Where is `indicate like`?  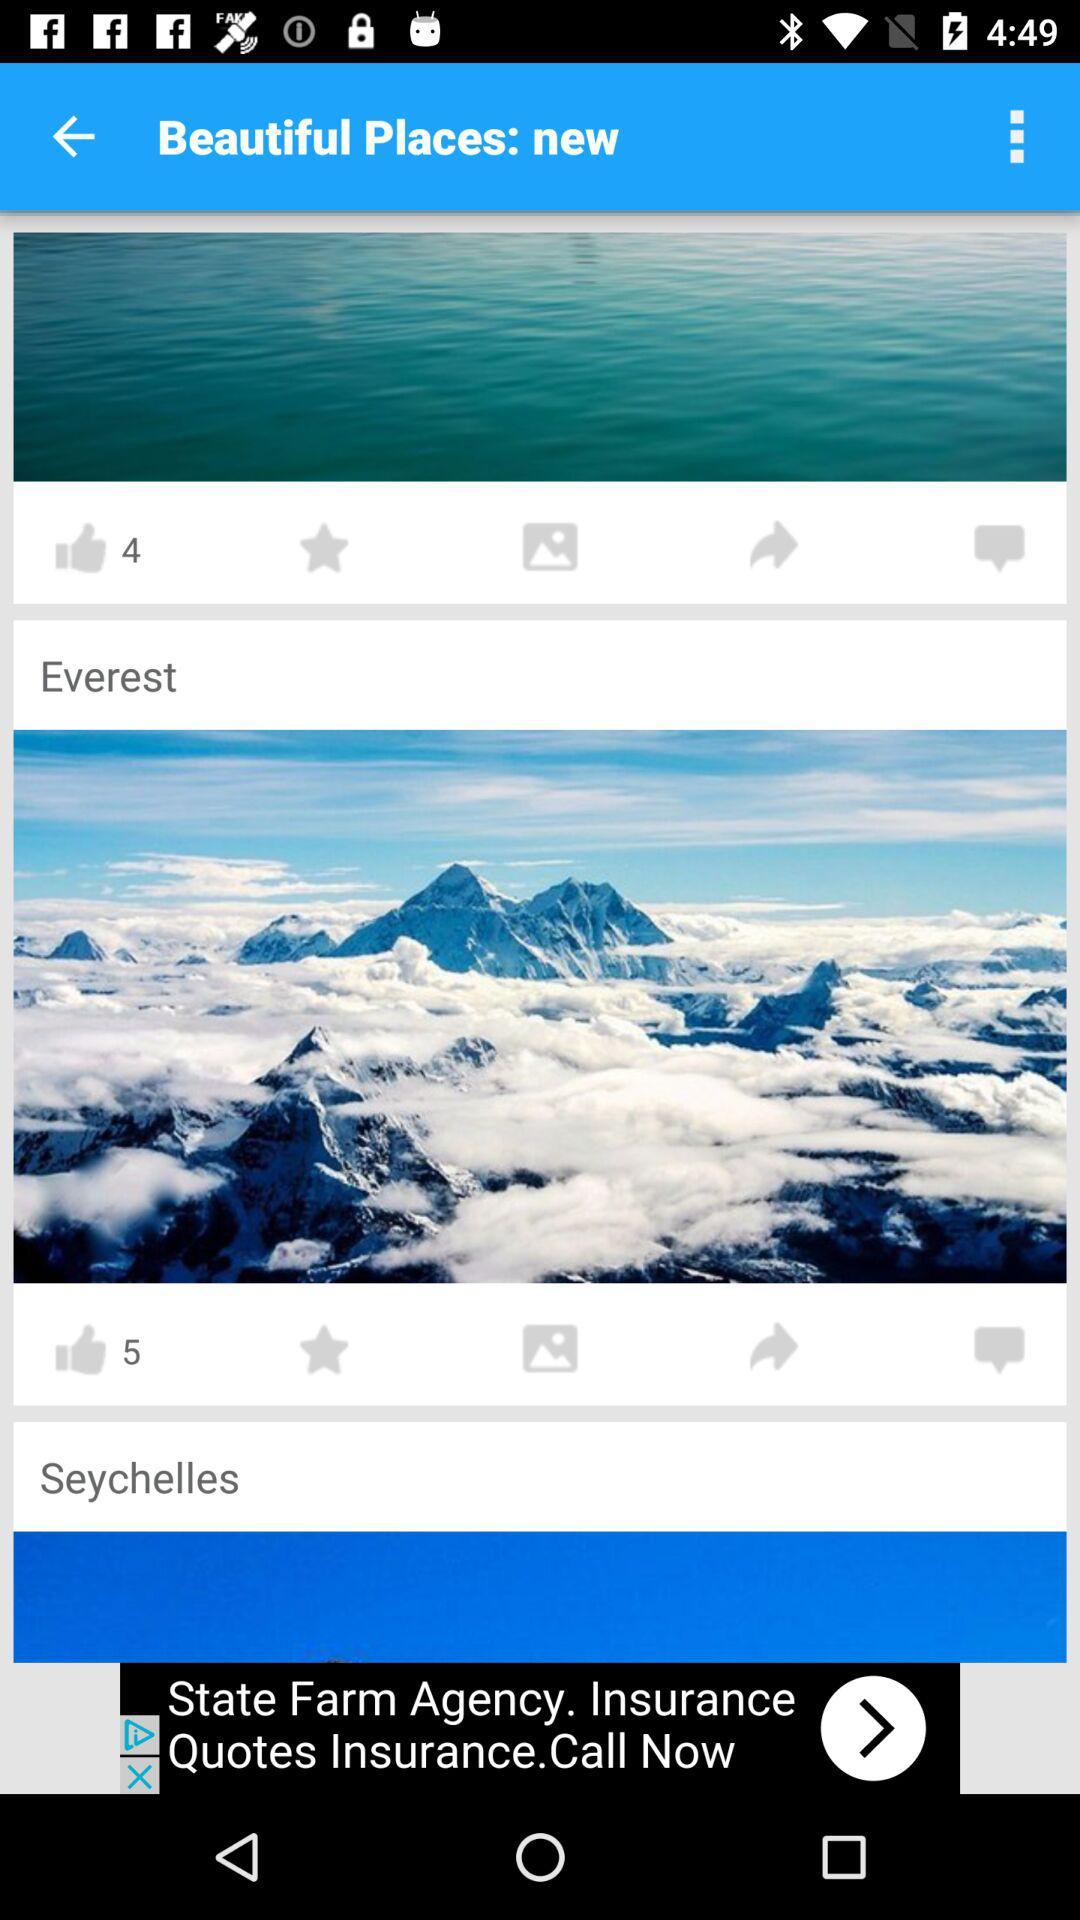
indicate like is located at coordinates (79, 1349).